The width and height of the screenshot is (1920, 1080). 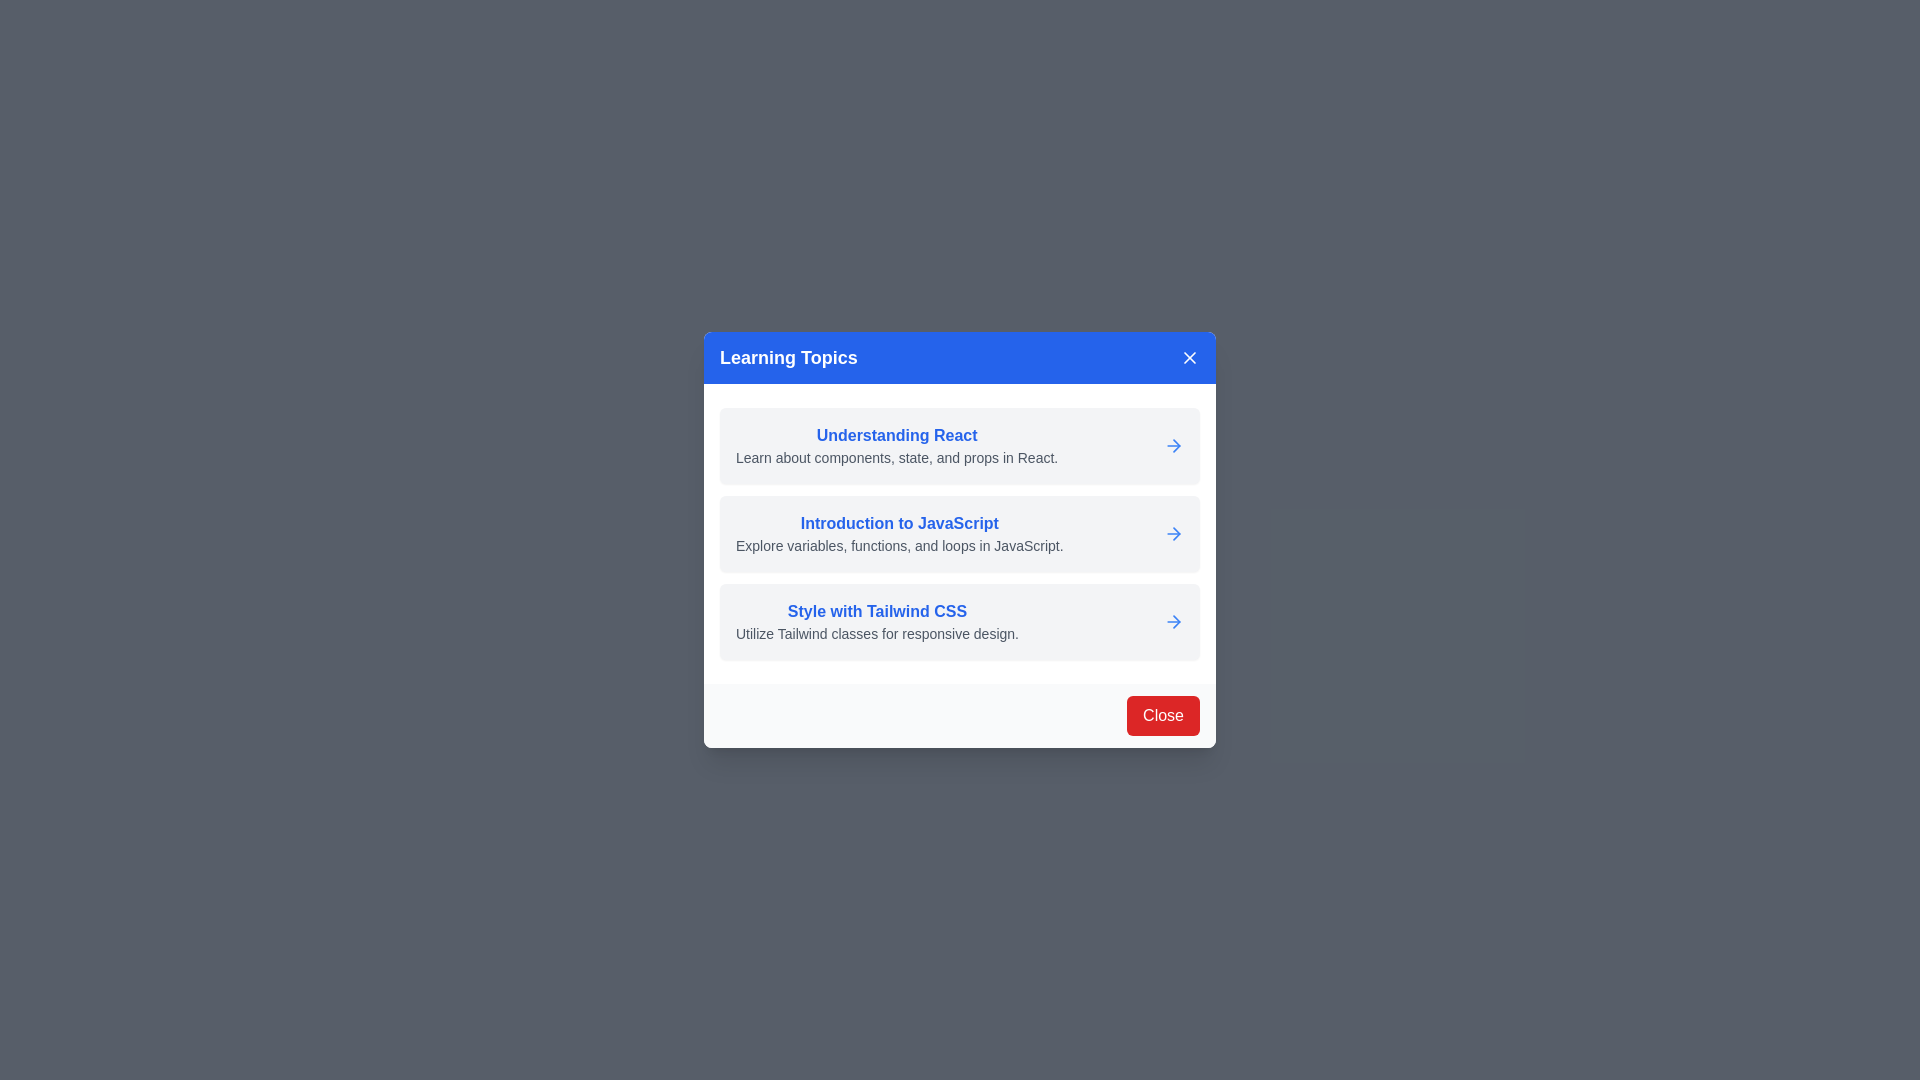 I want to click on the descriptive text element located below the heading 'Understanding React' in the topic card of the 'Learning Topics' modal dialog, so click(x=896, y=458).